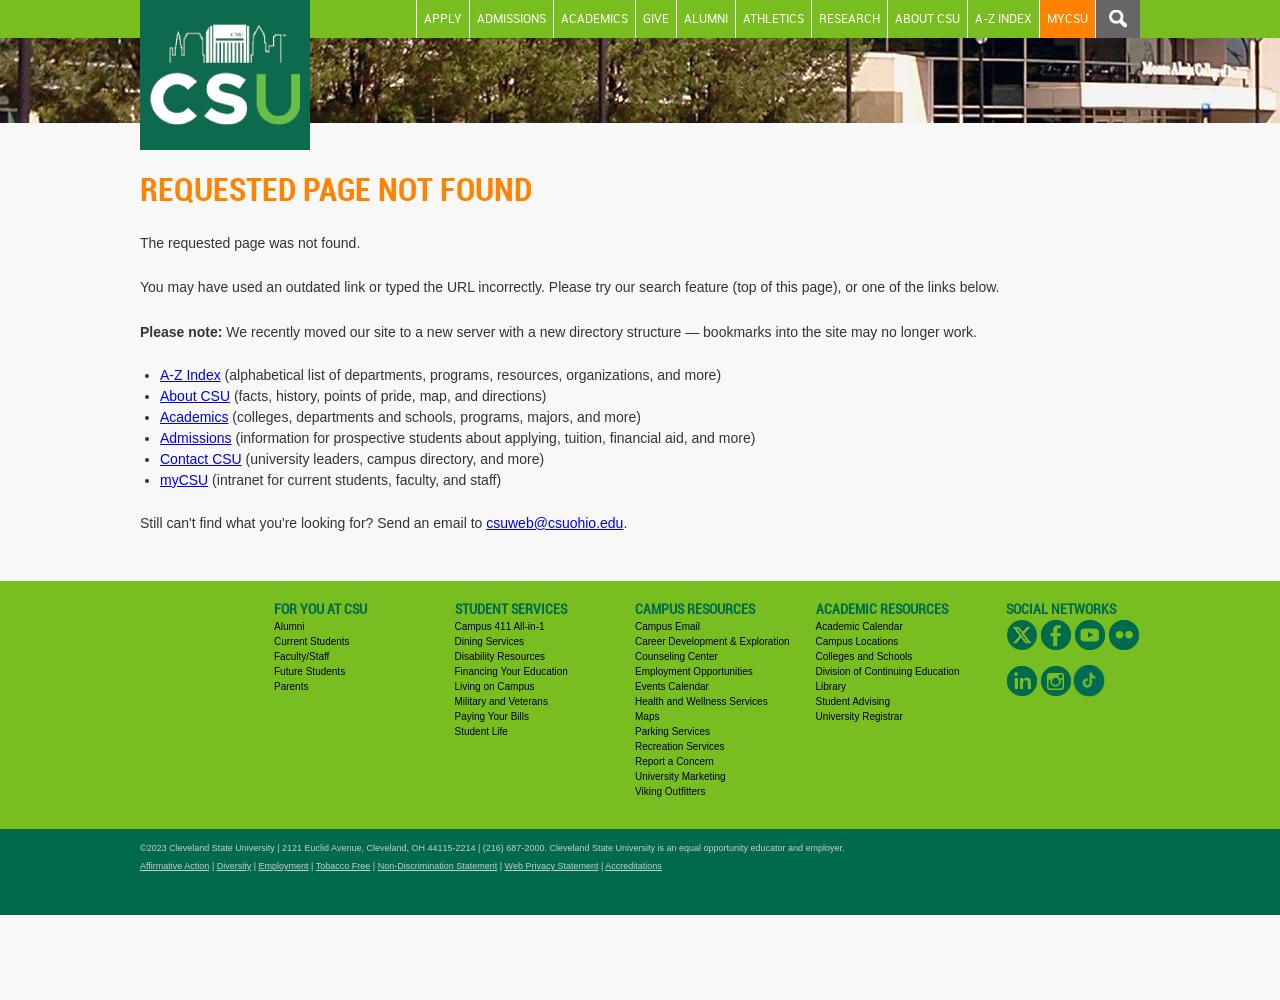  What do you see at coordinates (509, 608) in the screenshot?
I see `'Student Services'` at bounding box center [509, 608].